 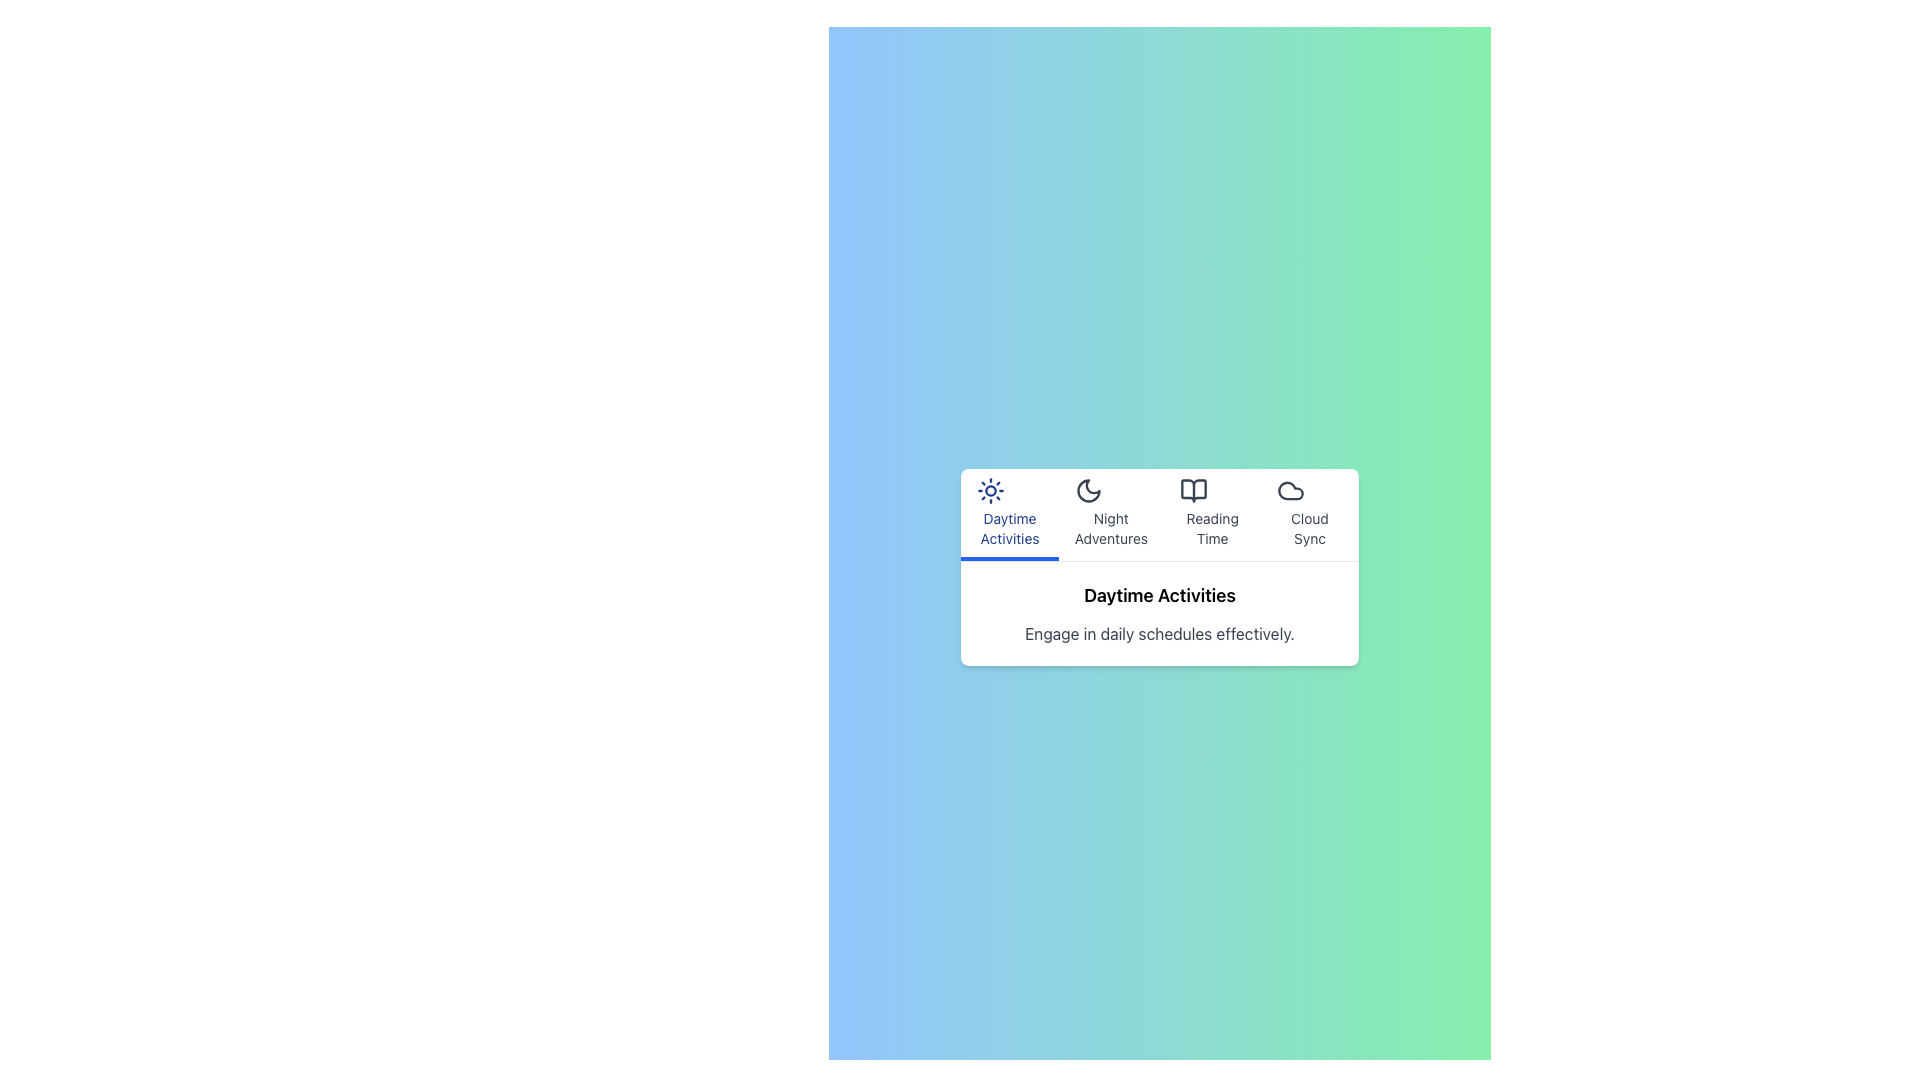 What do you see at coordinates (1291, 490) in the screenshot?
I see `the cloud icon labeled 'Cloud Sync', which is the fourth icon from the left in a horizontal layout of four icons located in the top-right corner of the card` at bounding box center [1291, 490].